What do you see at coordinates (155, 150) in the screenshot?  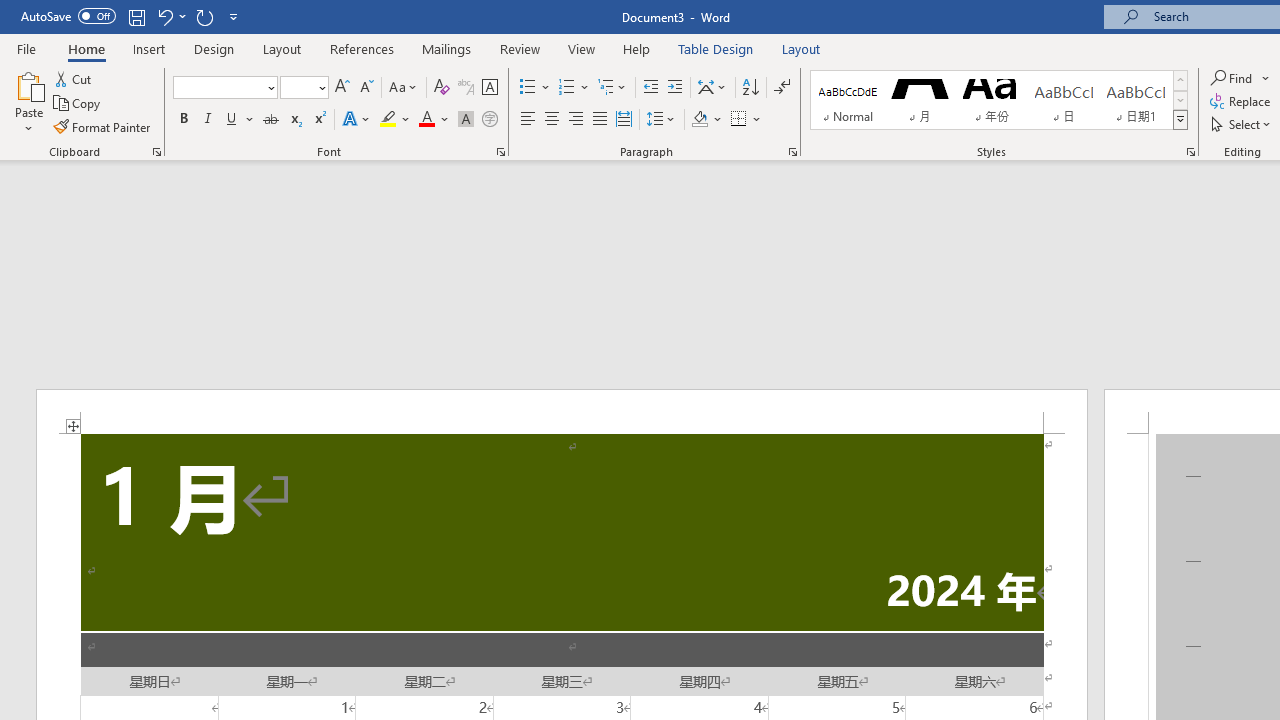 I see `'Office Clipboard...'` at bounding box center [155, 150].